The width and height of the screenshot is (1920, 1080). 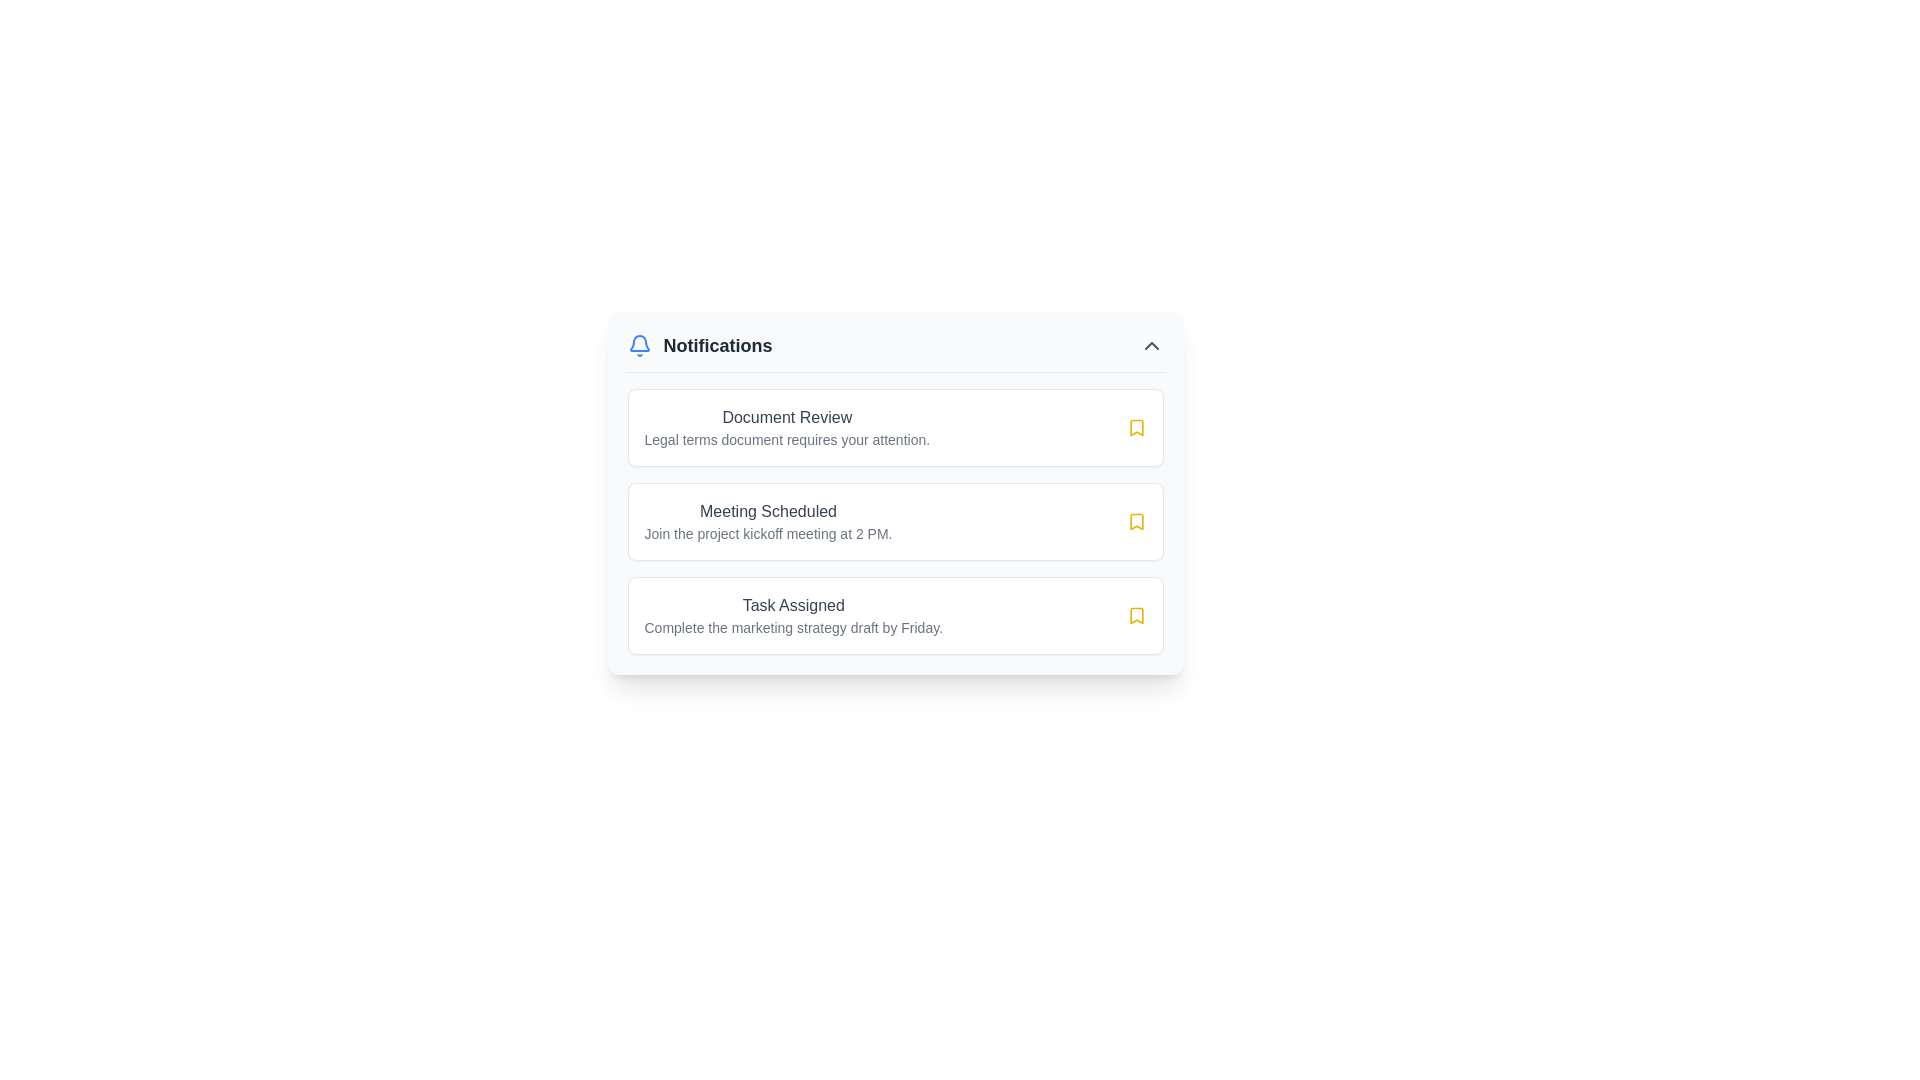 I want to click on the header label for the notifications section, which indicates the type of information below, so click(x=700, y=345).